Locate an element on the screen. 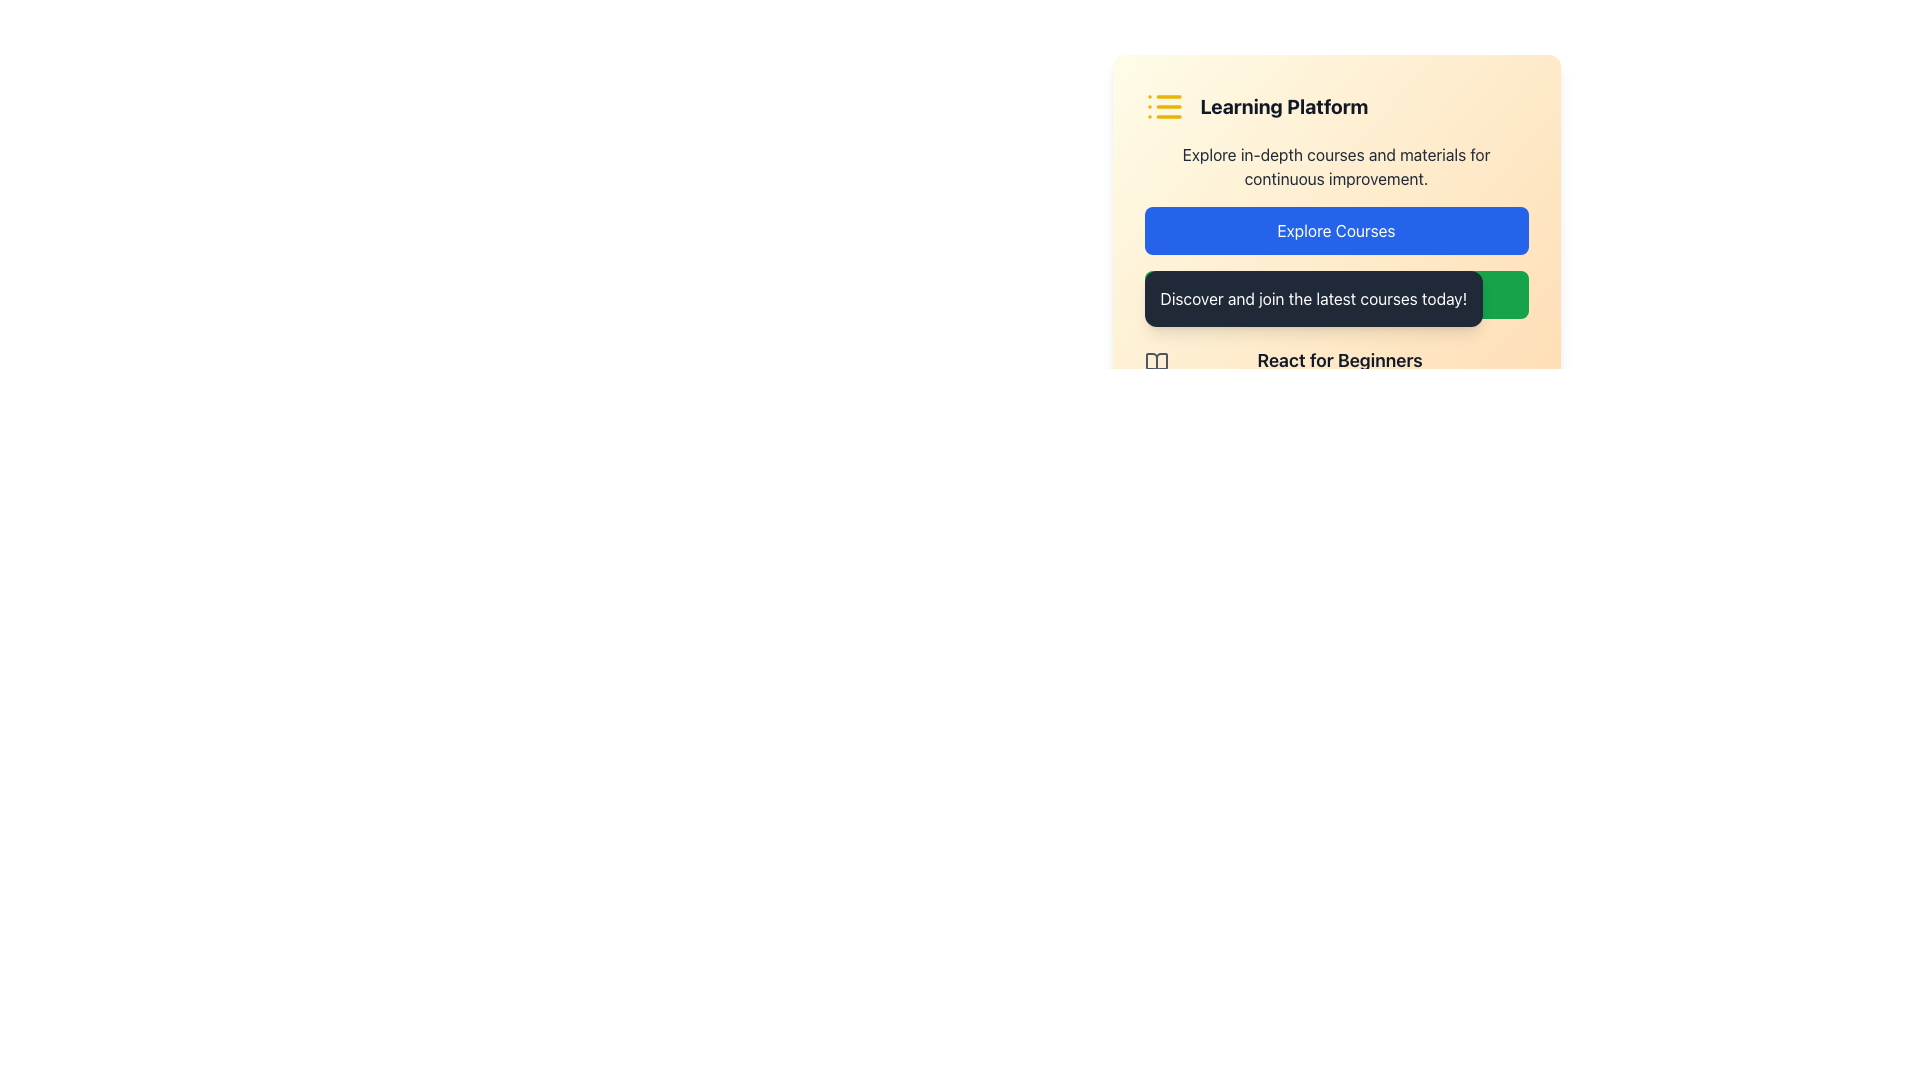 The height and width of the screenshot is (1080, 1920). the Informative Section containing the text 'React for Beginners' and the subtitle 'A comprehensive guide to React.js fundamentals.' is located at coordinates (1336, 370).